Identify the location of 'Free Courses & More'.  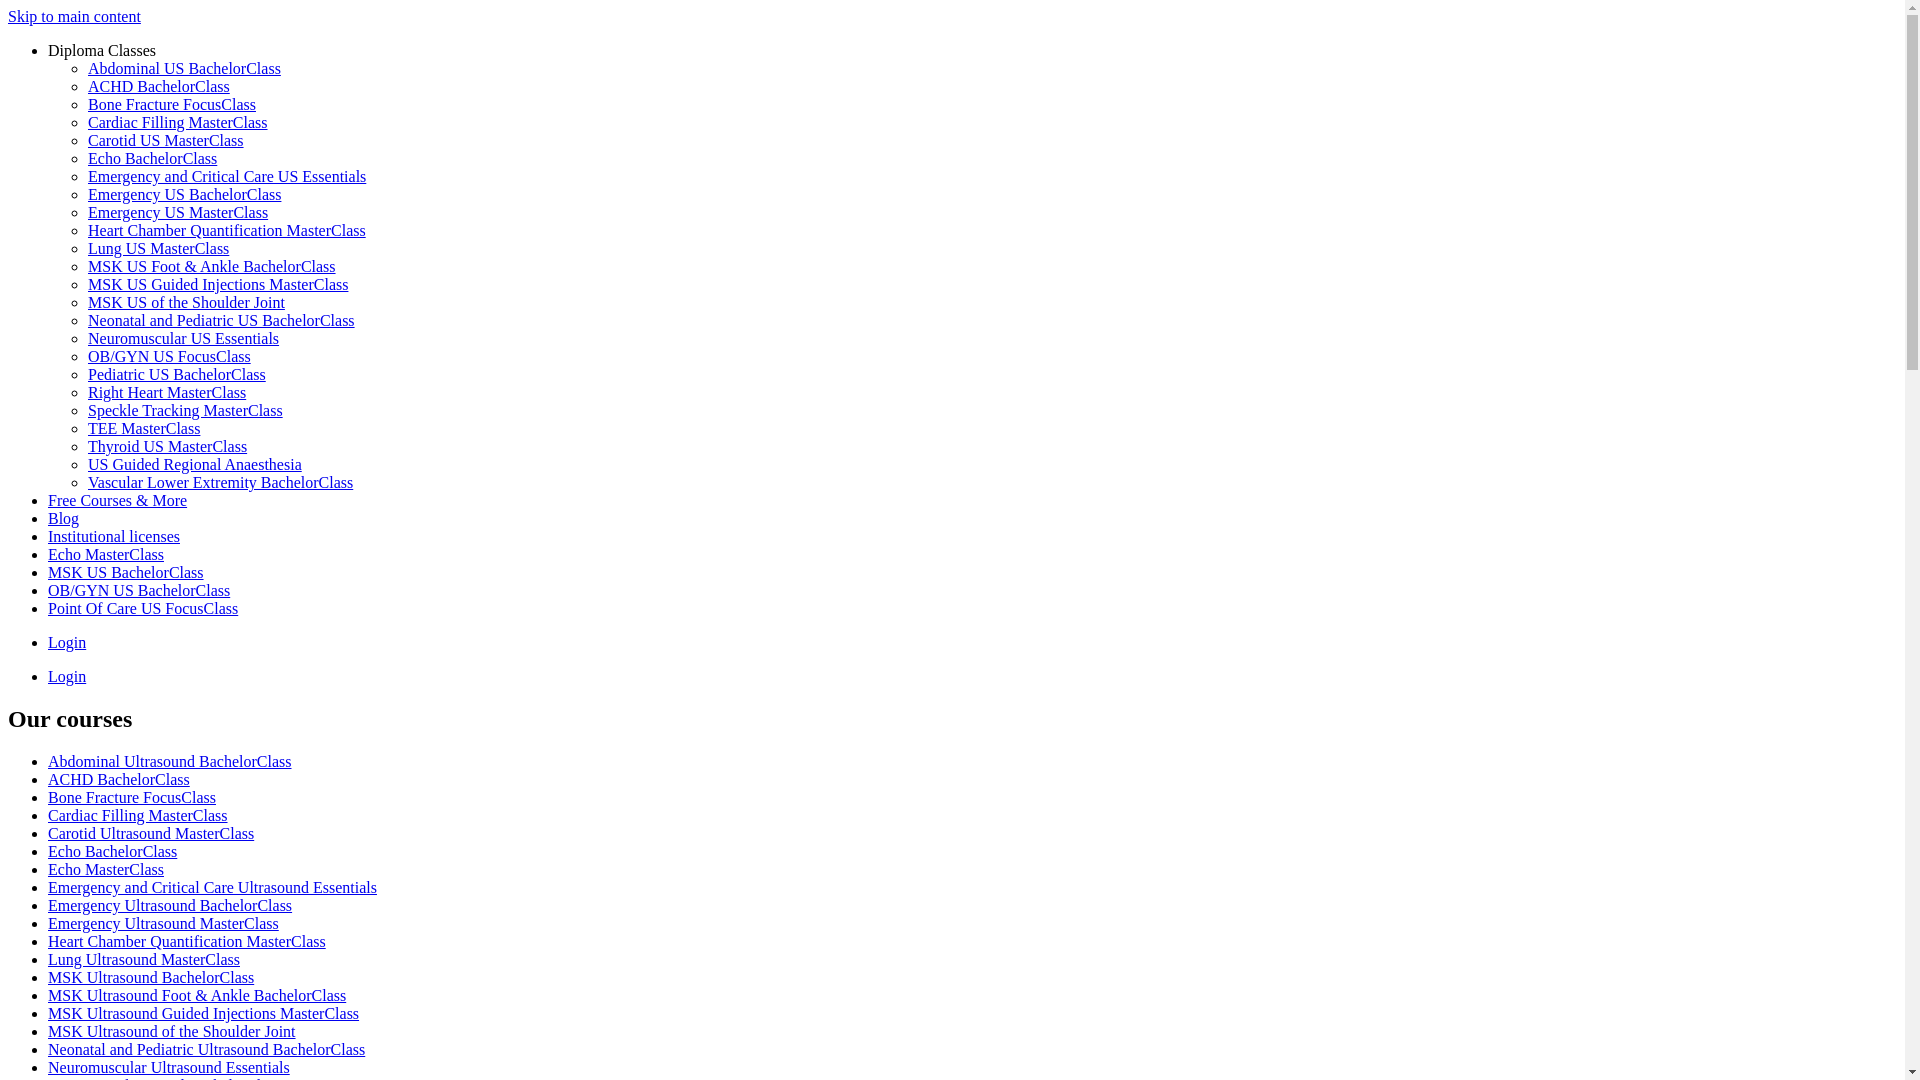
(48, 499).